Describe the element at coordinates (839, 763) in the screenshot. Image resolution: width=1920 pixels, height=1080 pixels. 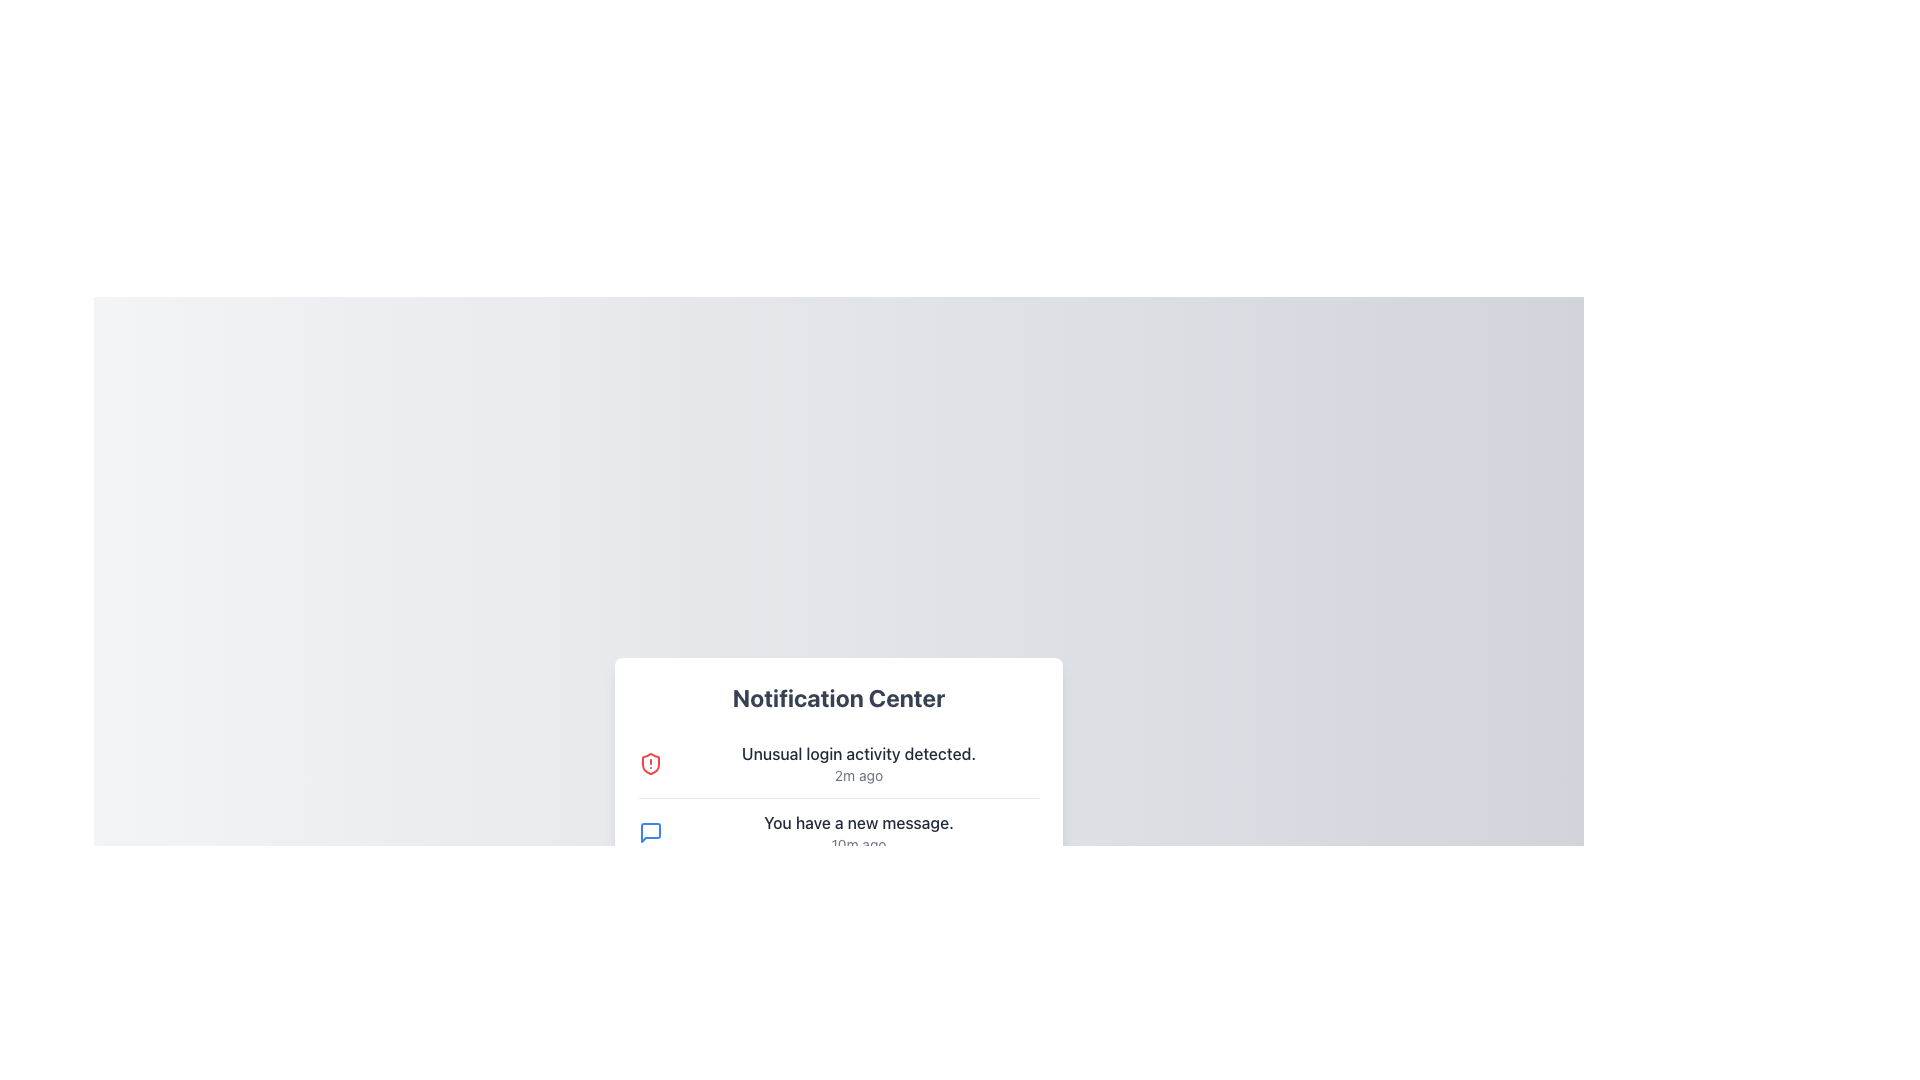
I see `the first notification item in the Notification Center that alerts about 'Unusual login activity detected.'` at that location.